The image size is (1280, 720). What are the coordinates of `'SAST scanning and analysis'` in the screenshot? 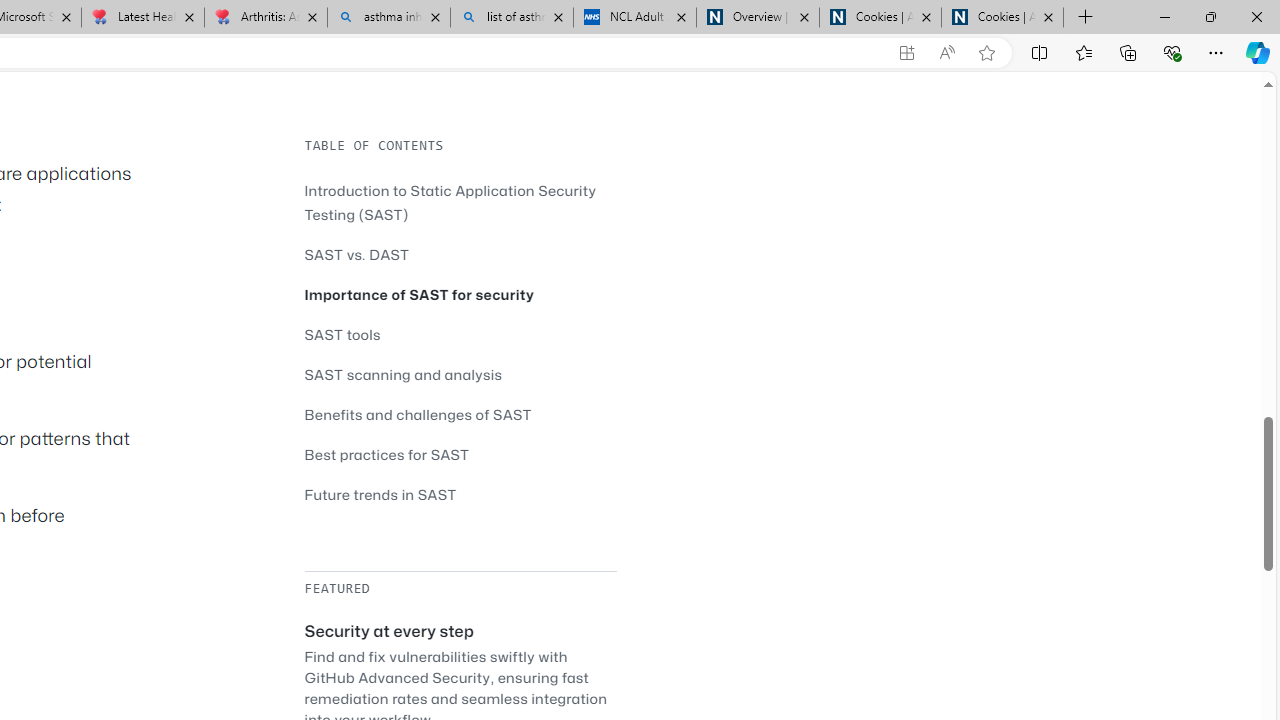 It's located at (402, 374).